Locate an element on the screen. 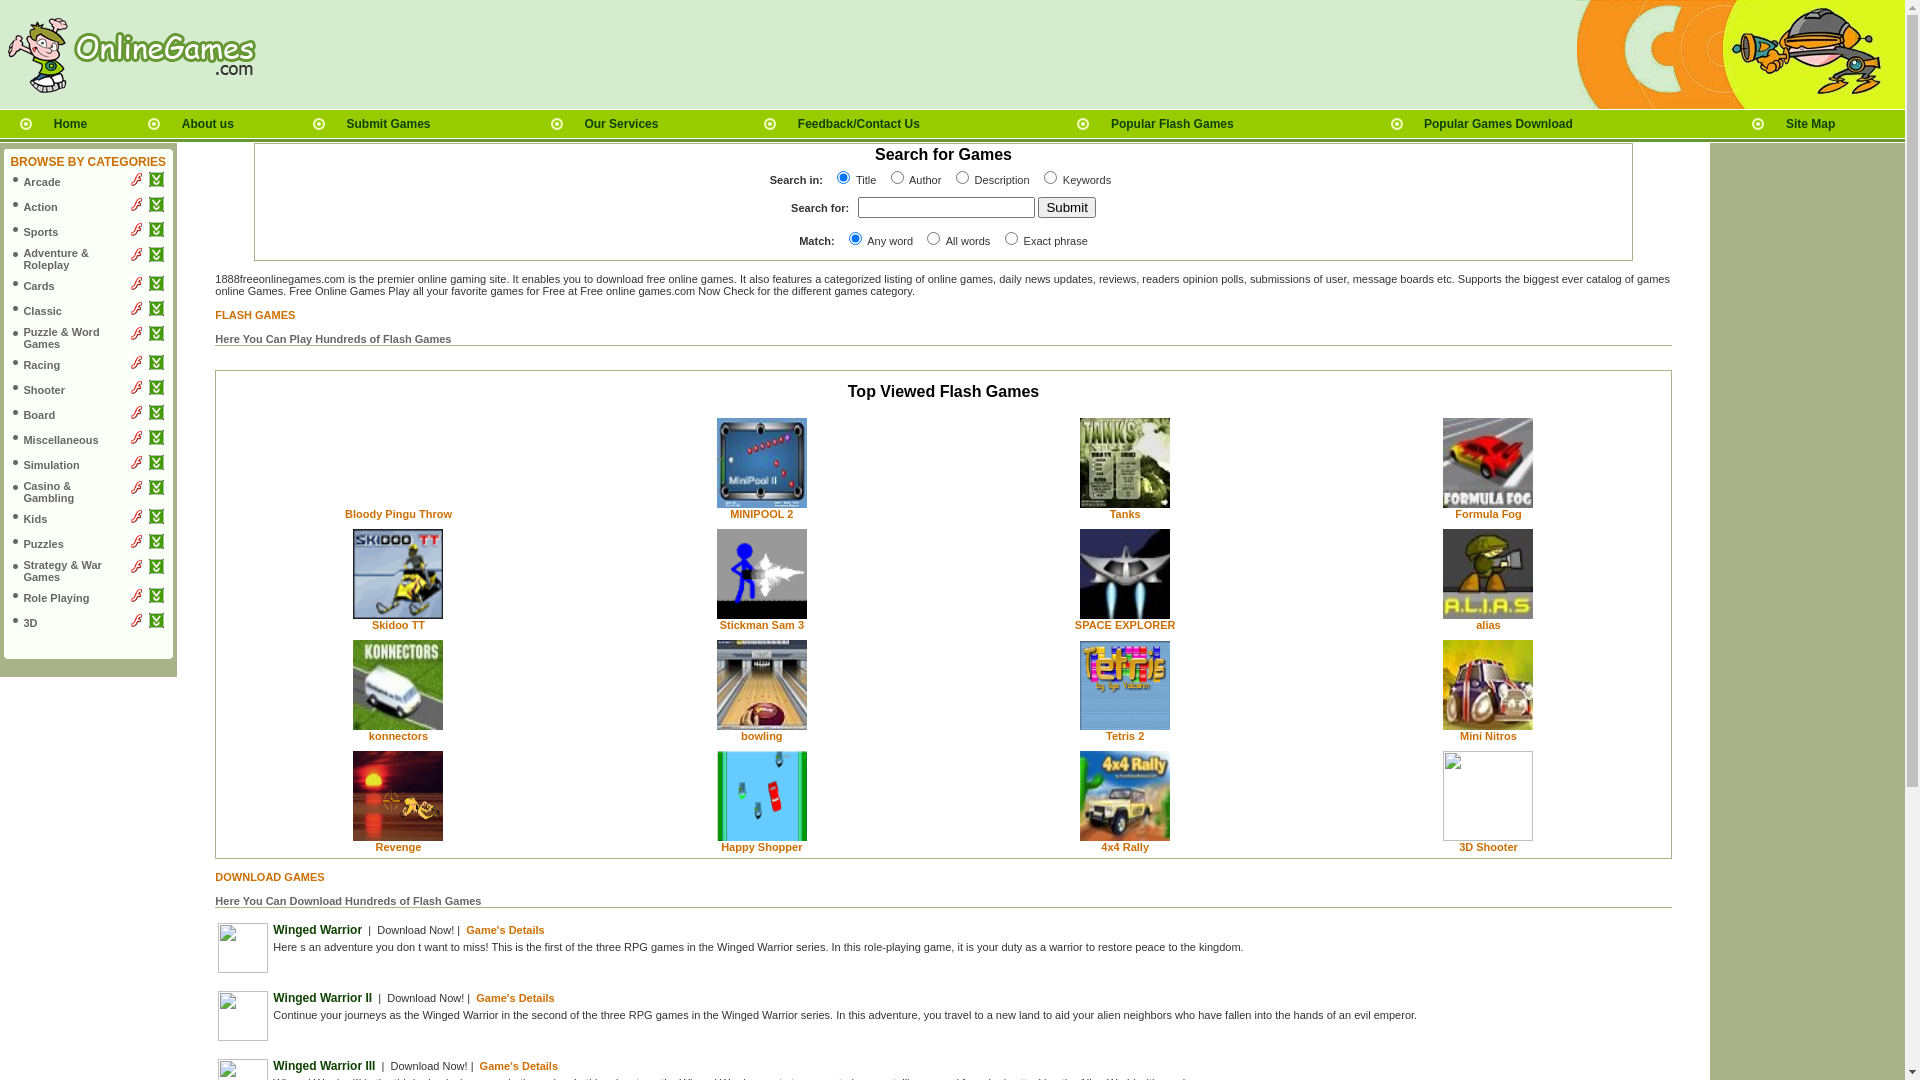  'Game's Details' is located at coordinates (514, 998).